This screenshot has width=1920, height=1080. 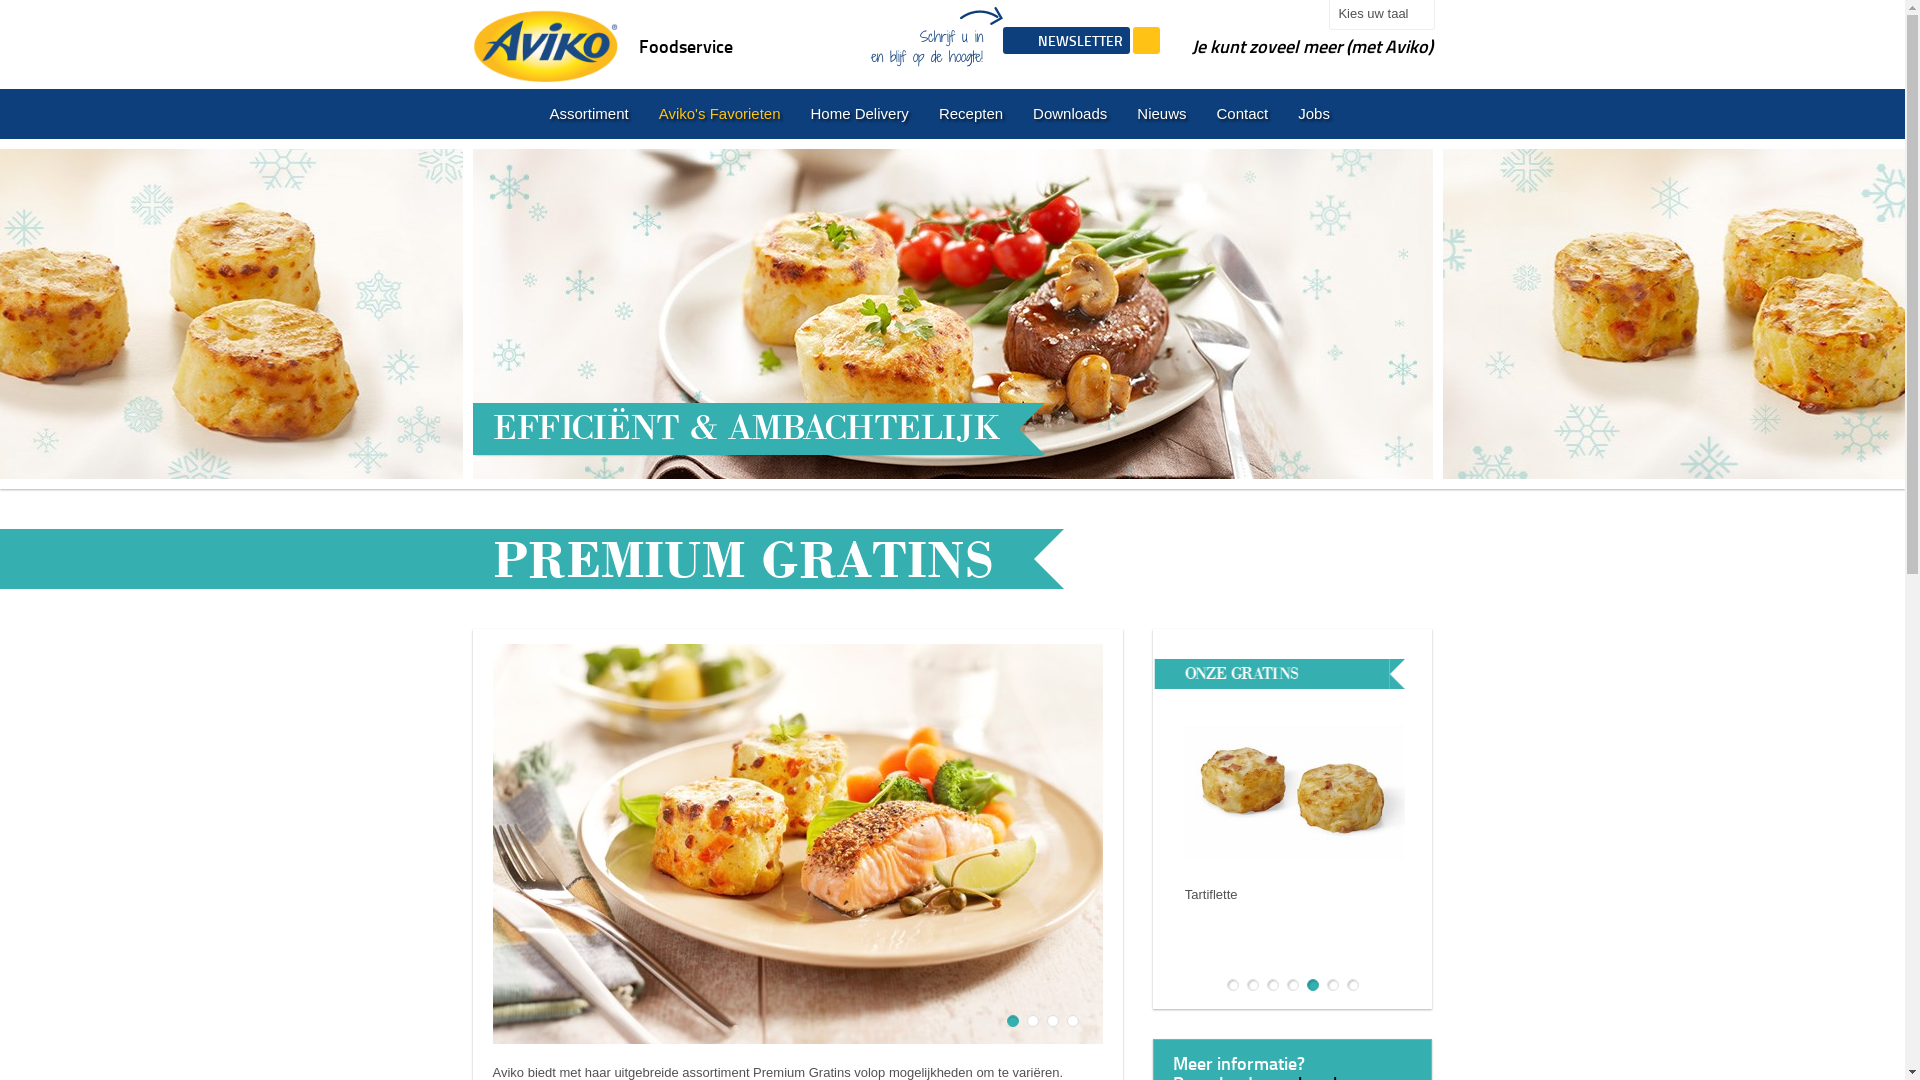 What do you see at coordinates (1065, 1021) in the screenshot?
I see `'4'` at bounding box center [1065, 1021].